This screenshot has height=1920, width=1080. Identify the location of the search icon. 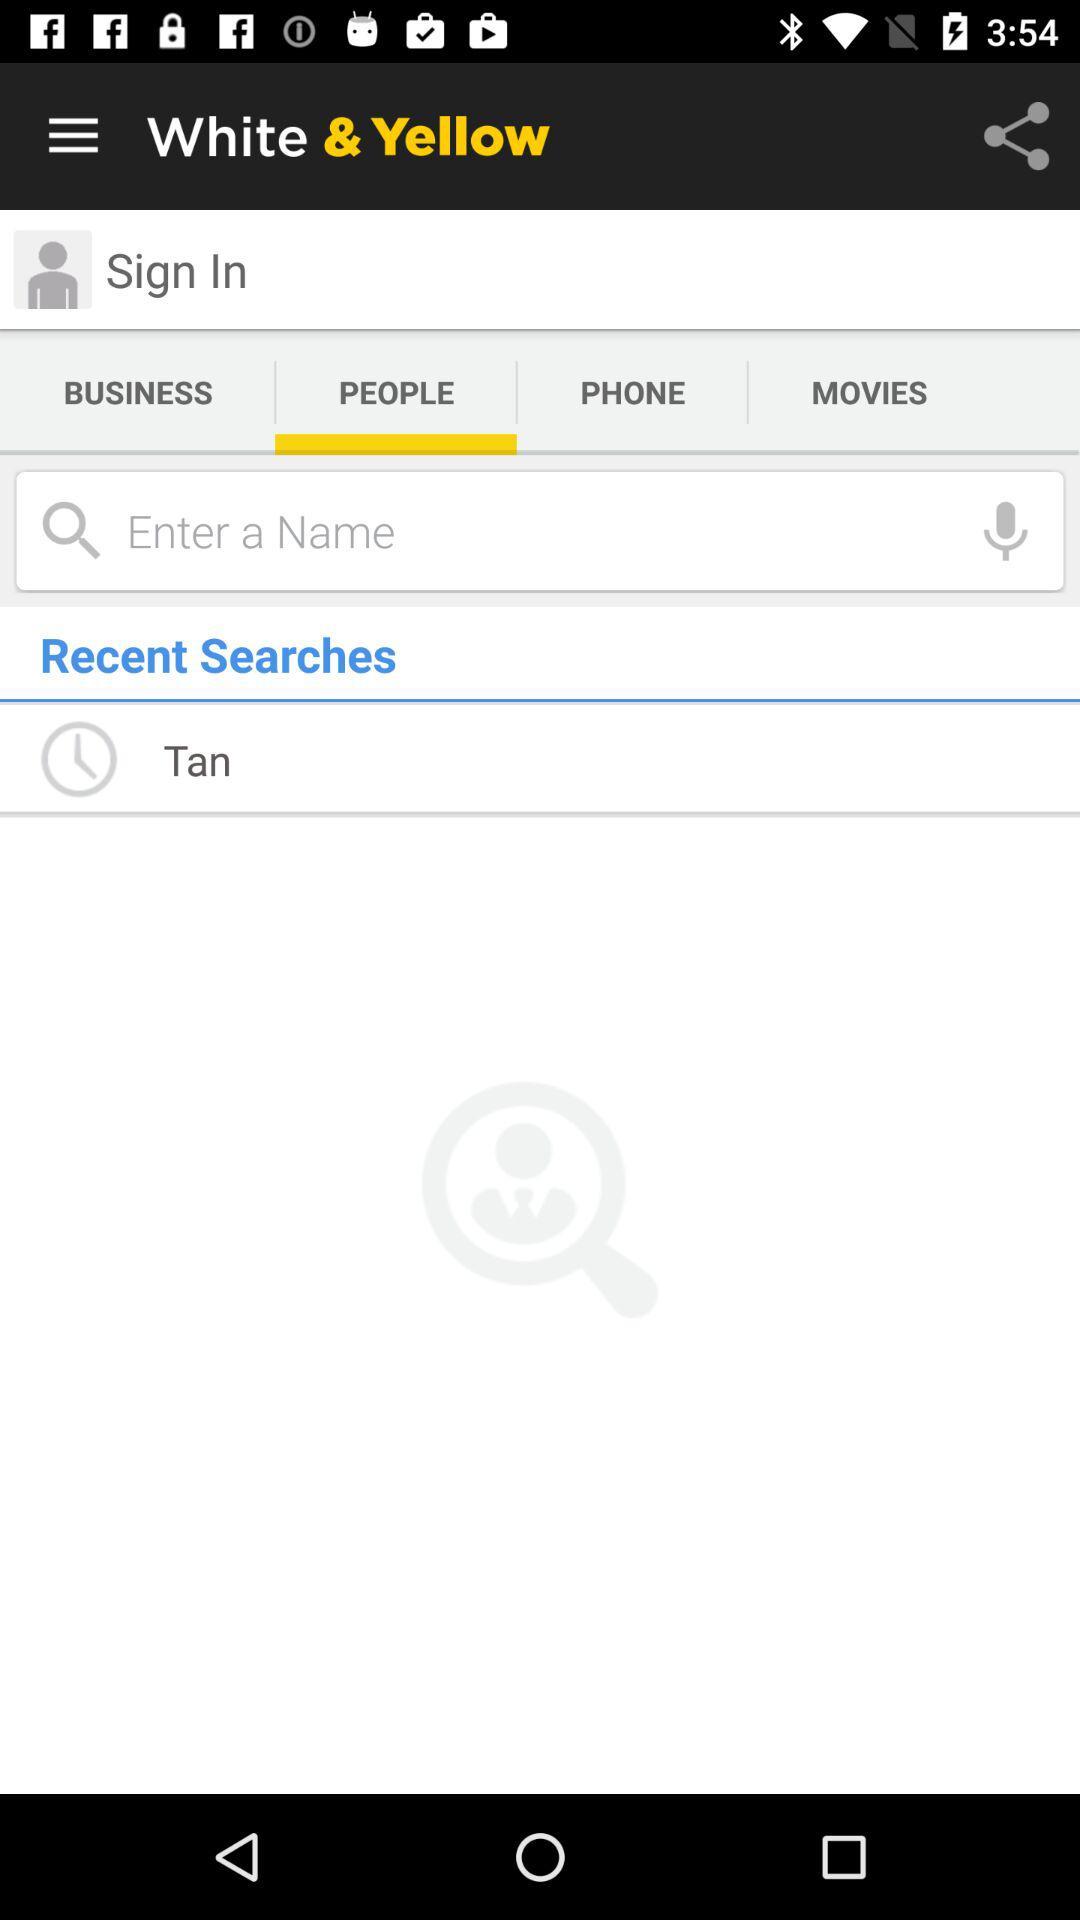
(70, 530).